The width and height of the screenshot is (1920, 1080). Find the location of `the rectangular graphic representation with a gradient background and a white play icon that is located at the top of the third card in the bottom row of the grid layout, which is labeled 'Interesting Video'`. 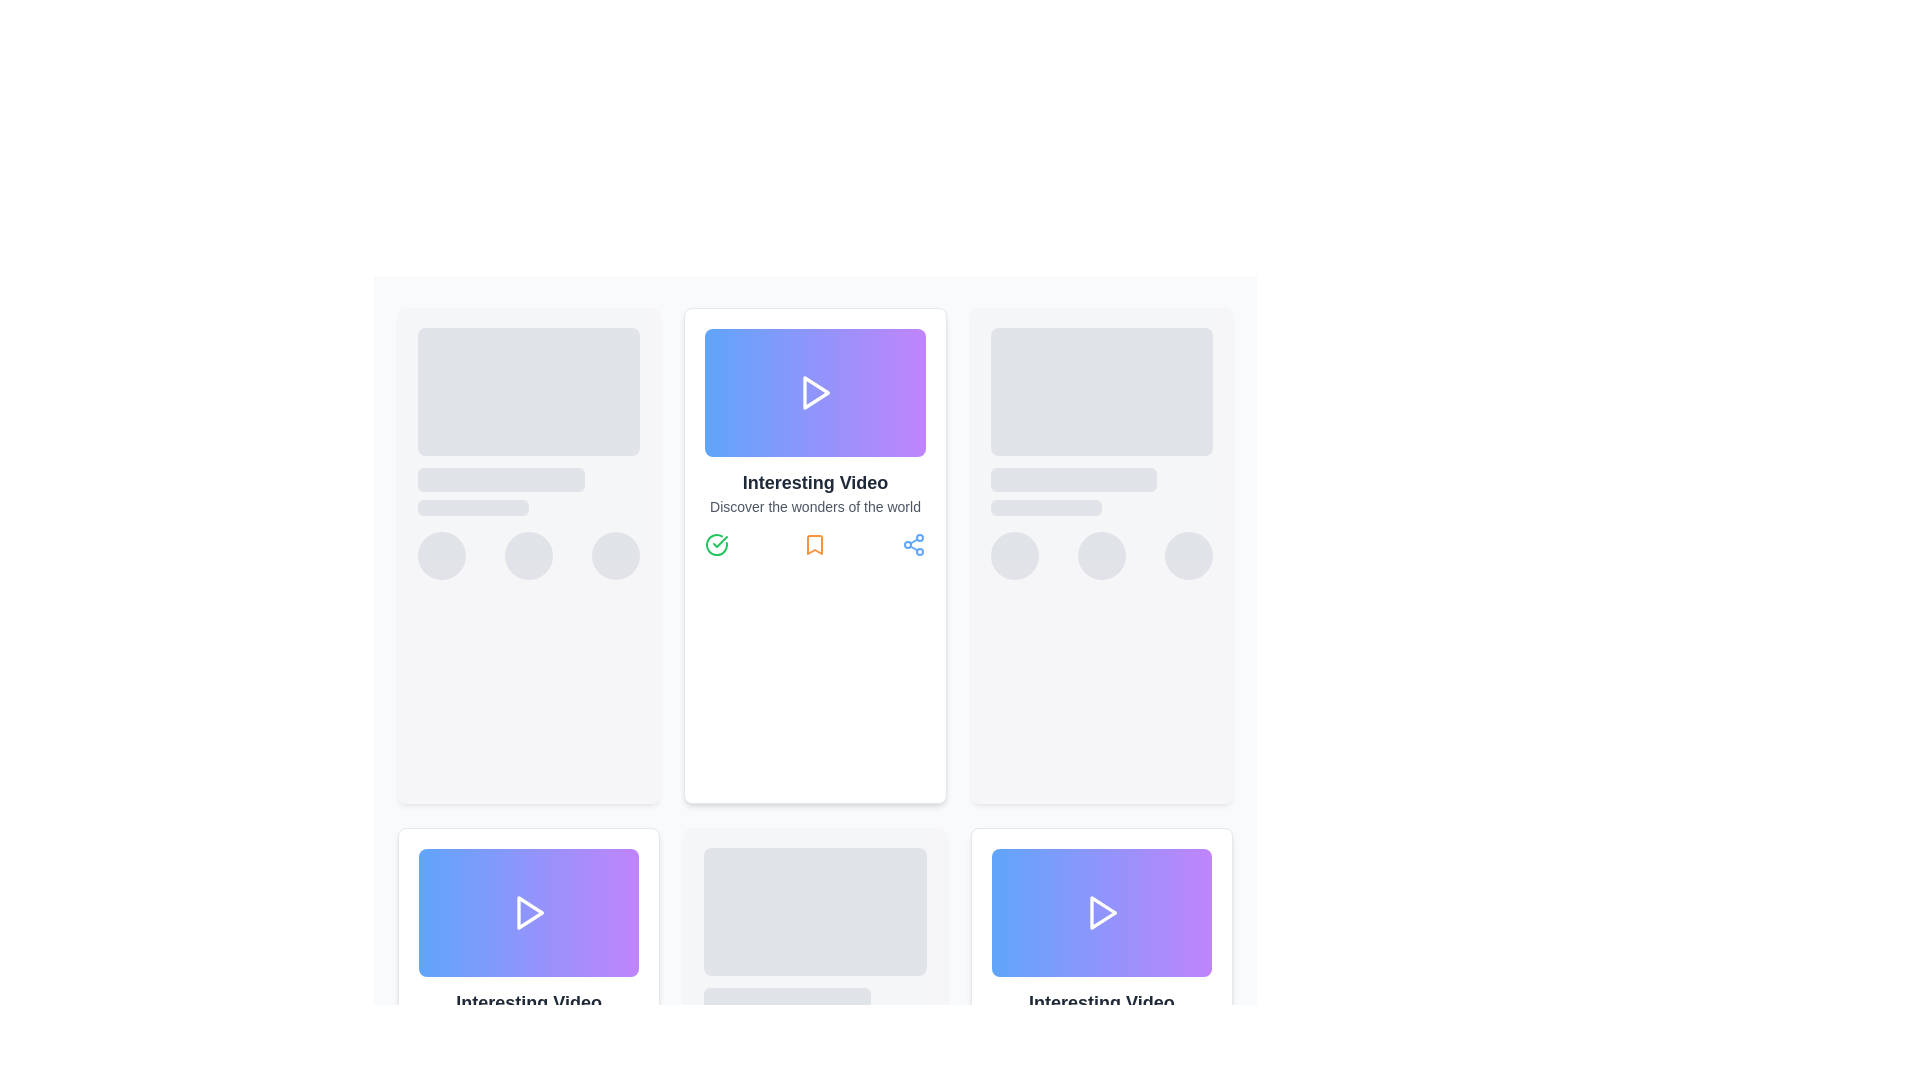

the rectangular graphic representation with a gradient background and a white play icon that is located at the top of the third card in the bottom row of the grid layout, which is labeled 'Interesting Video' is located at coordinates (1100, 913).